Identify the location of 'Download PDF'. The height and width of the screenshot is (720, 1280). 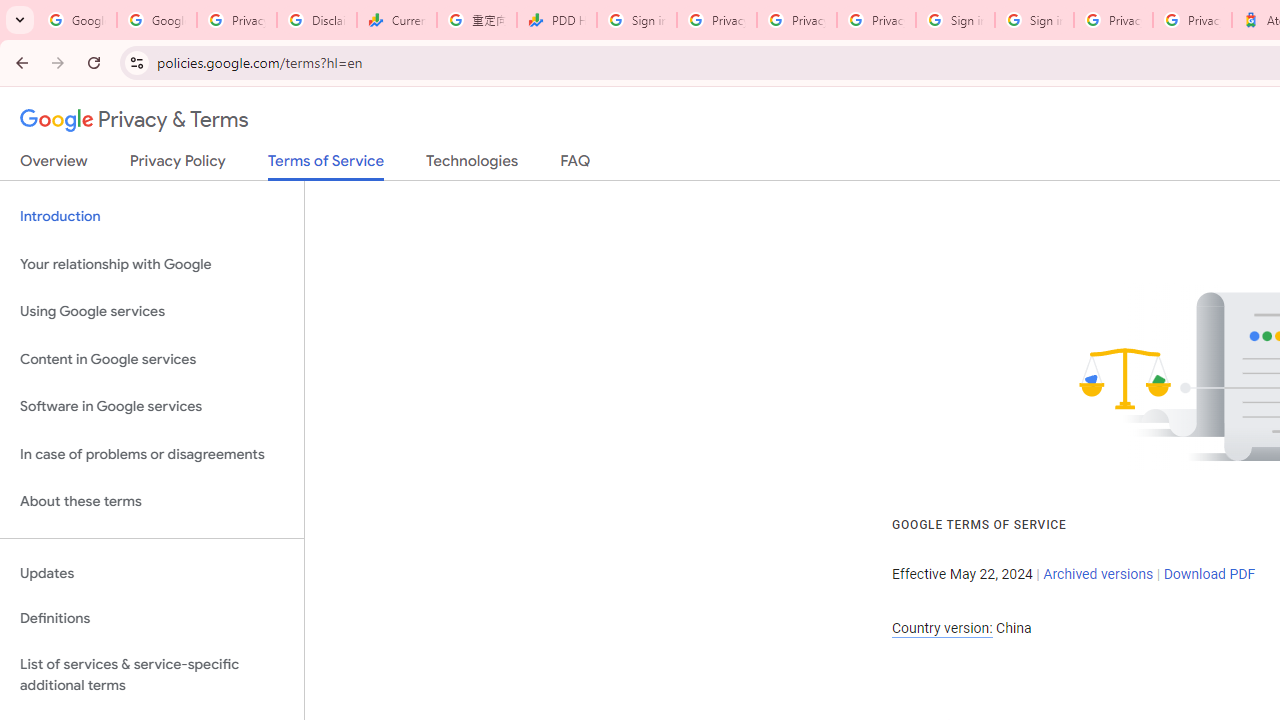
(1208, 574).